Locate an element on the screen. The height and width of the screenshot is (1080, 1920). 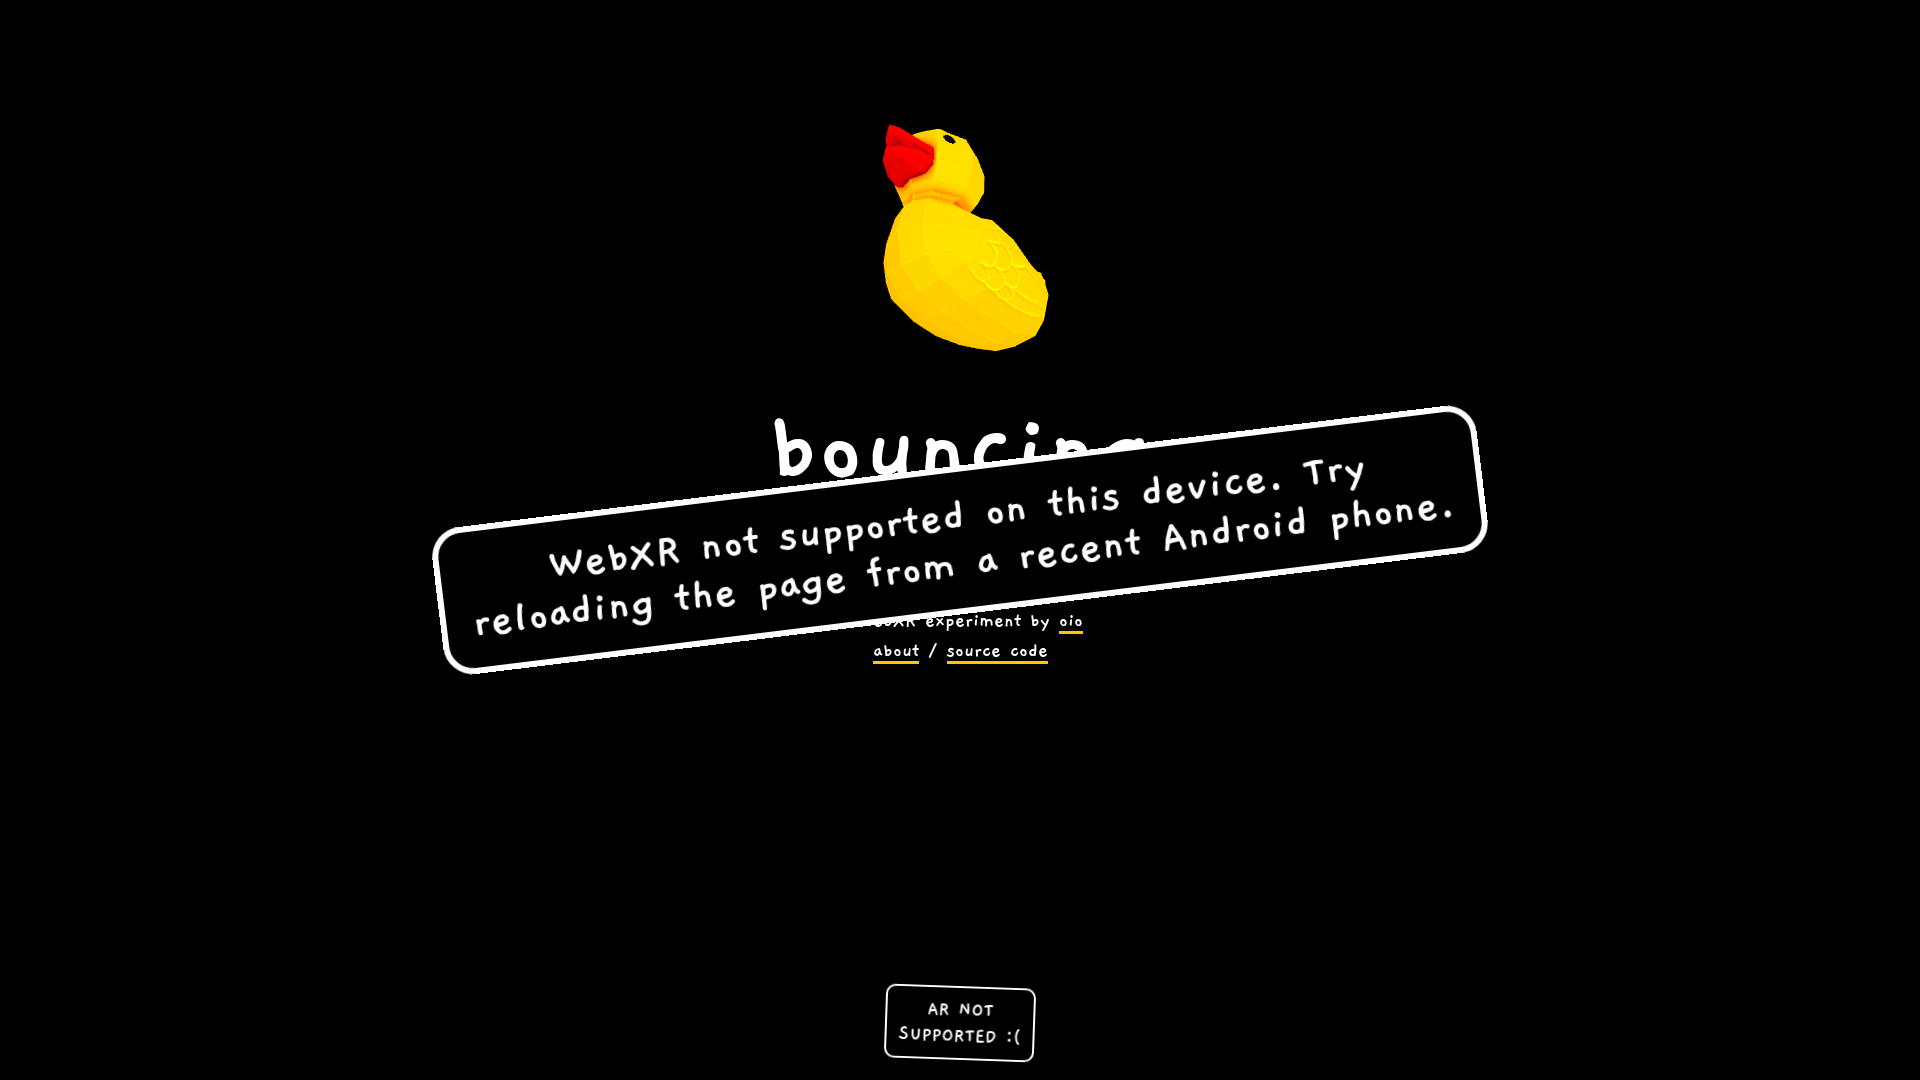
'AR NOT SUPPORTED :(' is located at coordinates (958, 1019).